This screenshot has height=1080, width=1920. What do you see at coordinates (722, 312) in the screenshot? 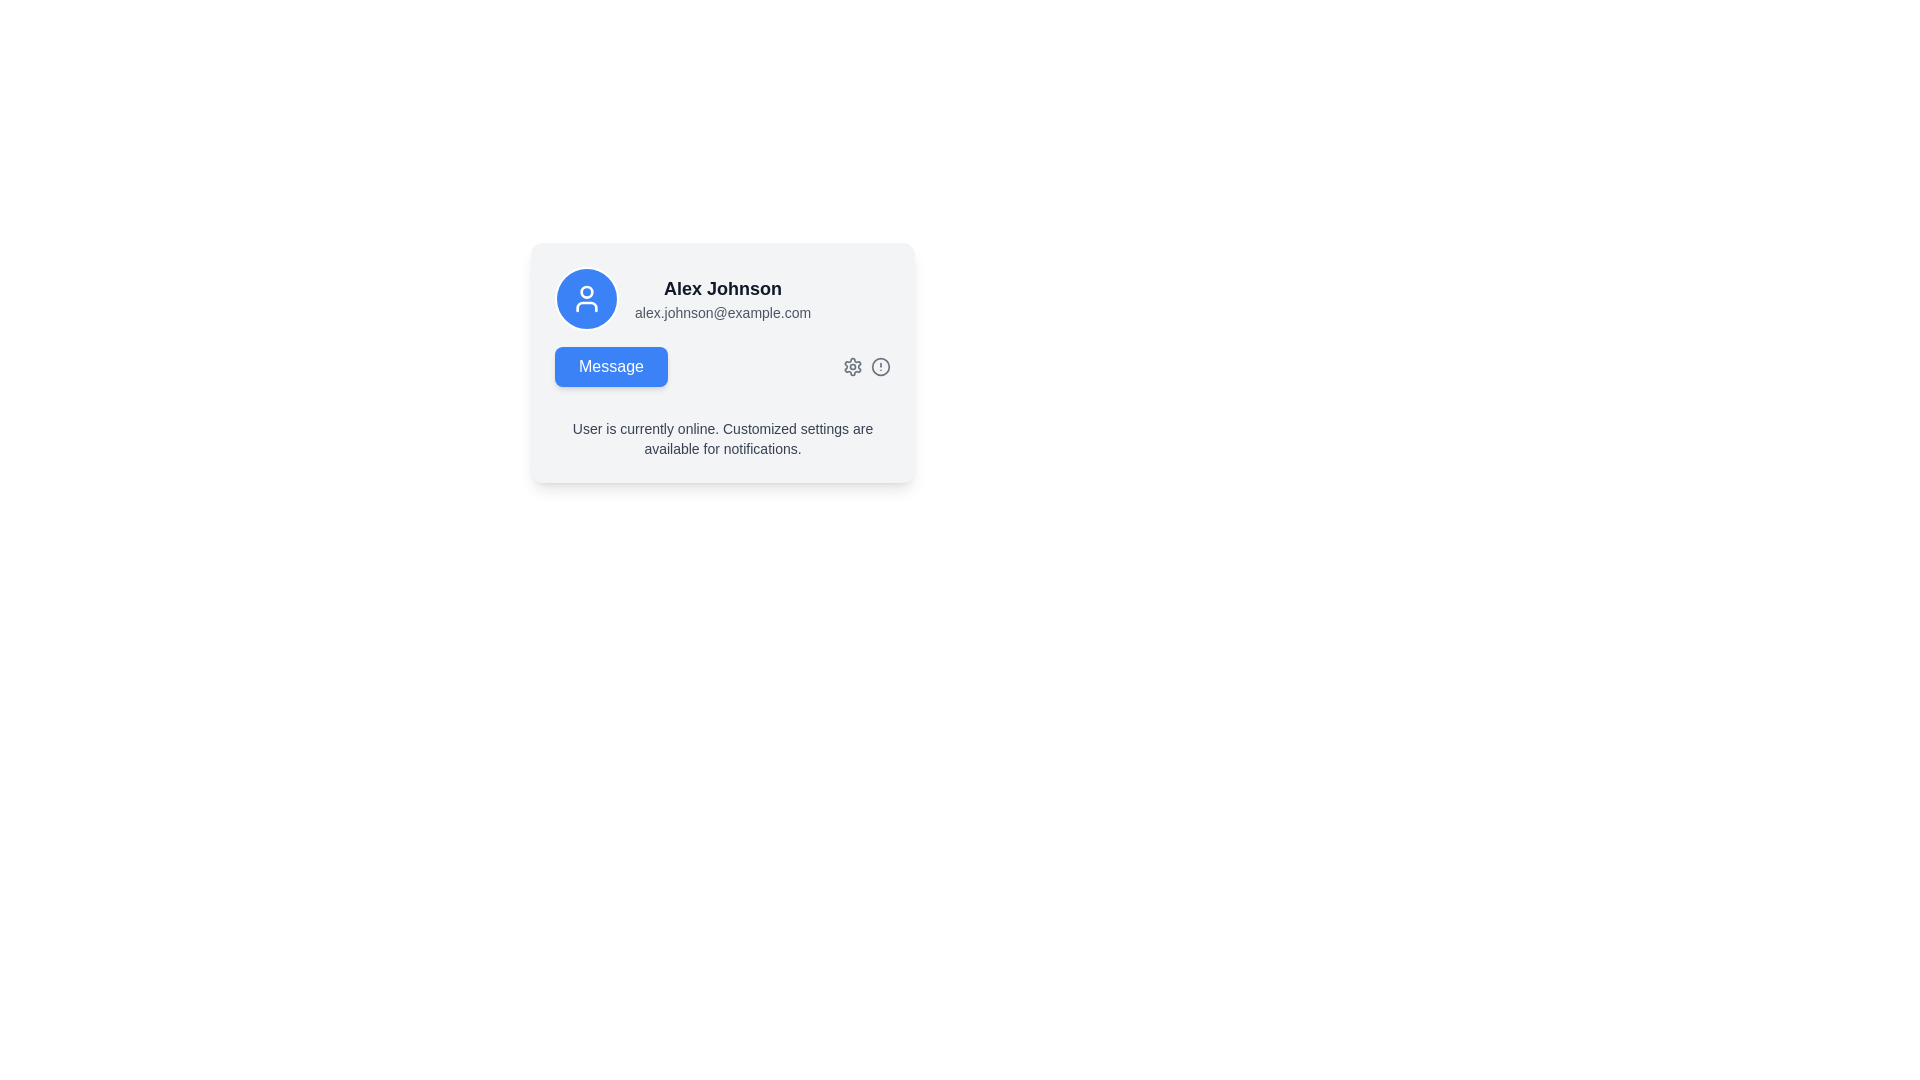
I see `the static text displaying the email address of user 'Alex Johnson', which is located beneath the name in a user profile card` at bounding box center [722, 312].